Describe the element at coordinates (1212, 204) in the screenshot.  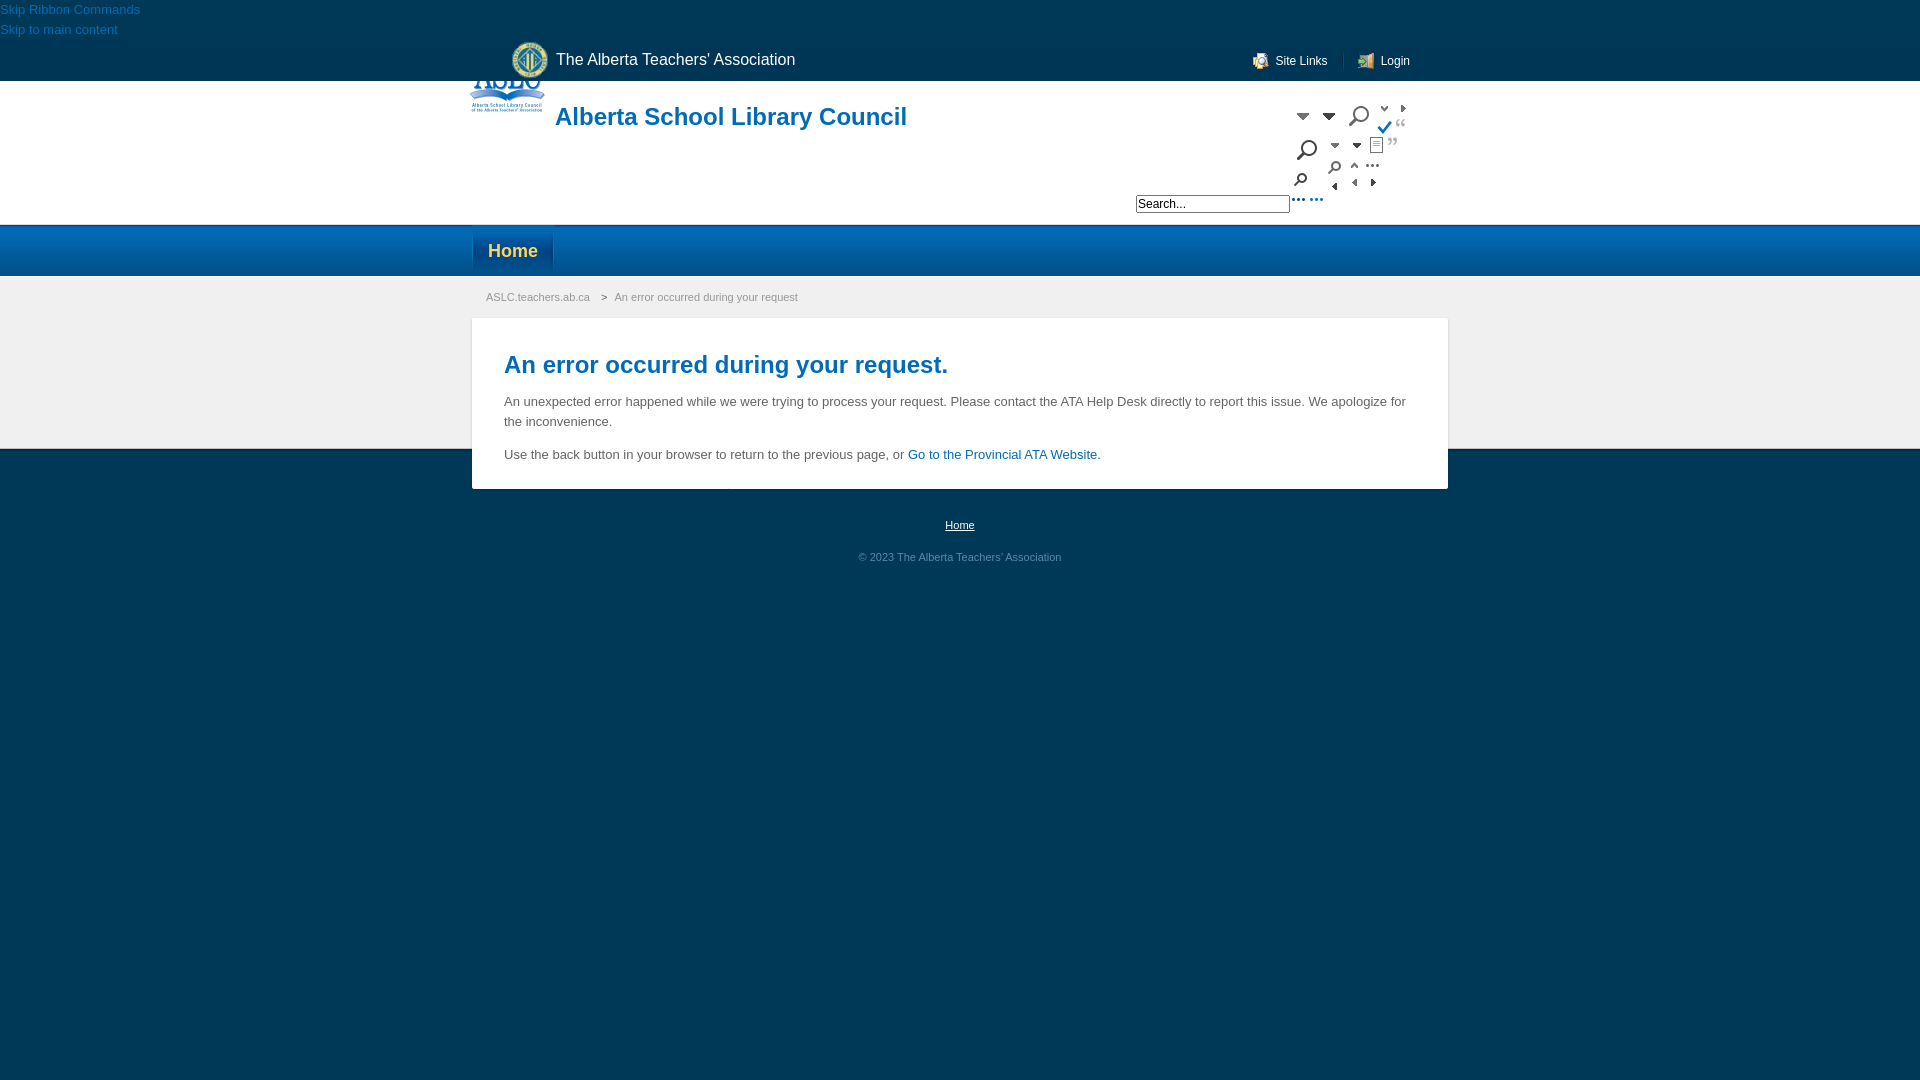
I see `'Search...'` at that location.